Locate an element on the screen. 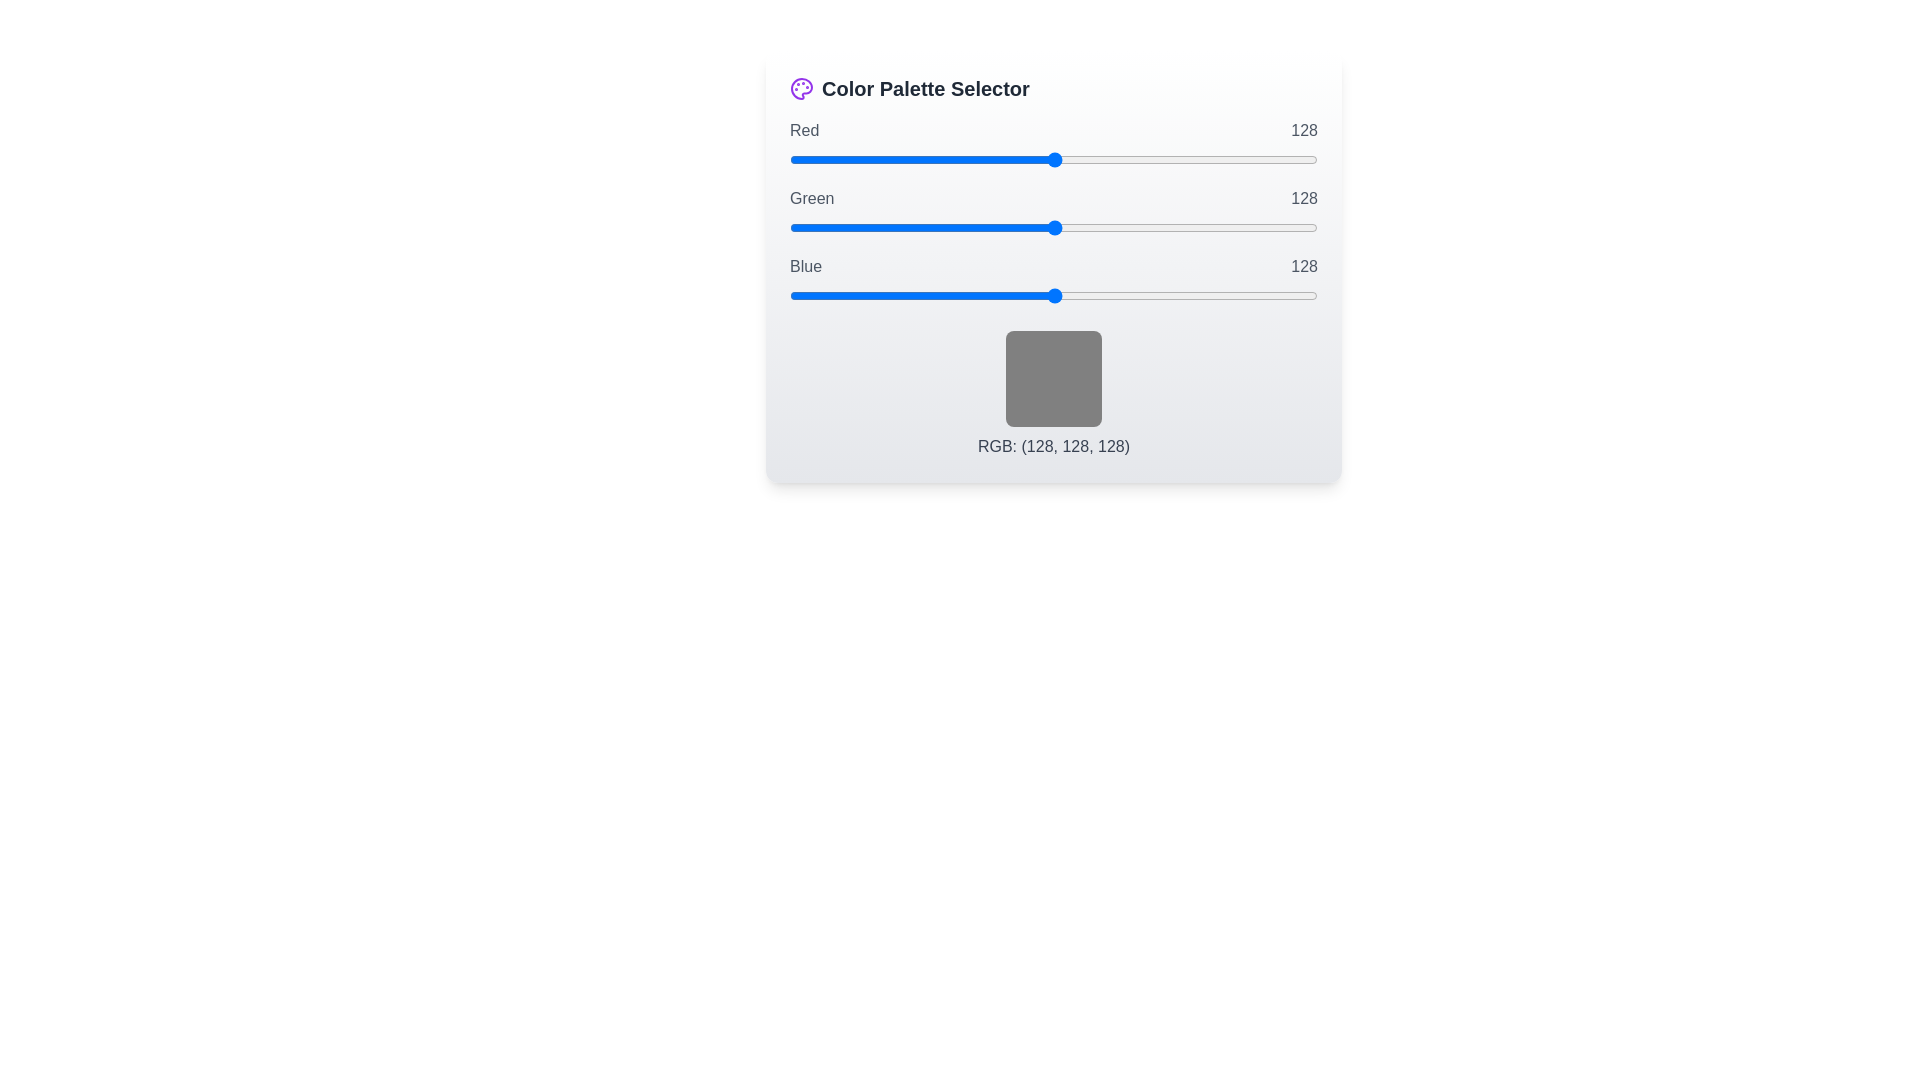 The height and width of the screenshot is (1080, 1920). the 1 slider to 240 to observe the color preview box update is located at coordinates (1053, 226).